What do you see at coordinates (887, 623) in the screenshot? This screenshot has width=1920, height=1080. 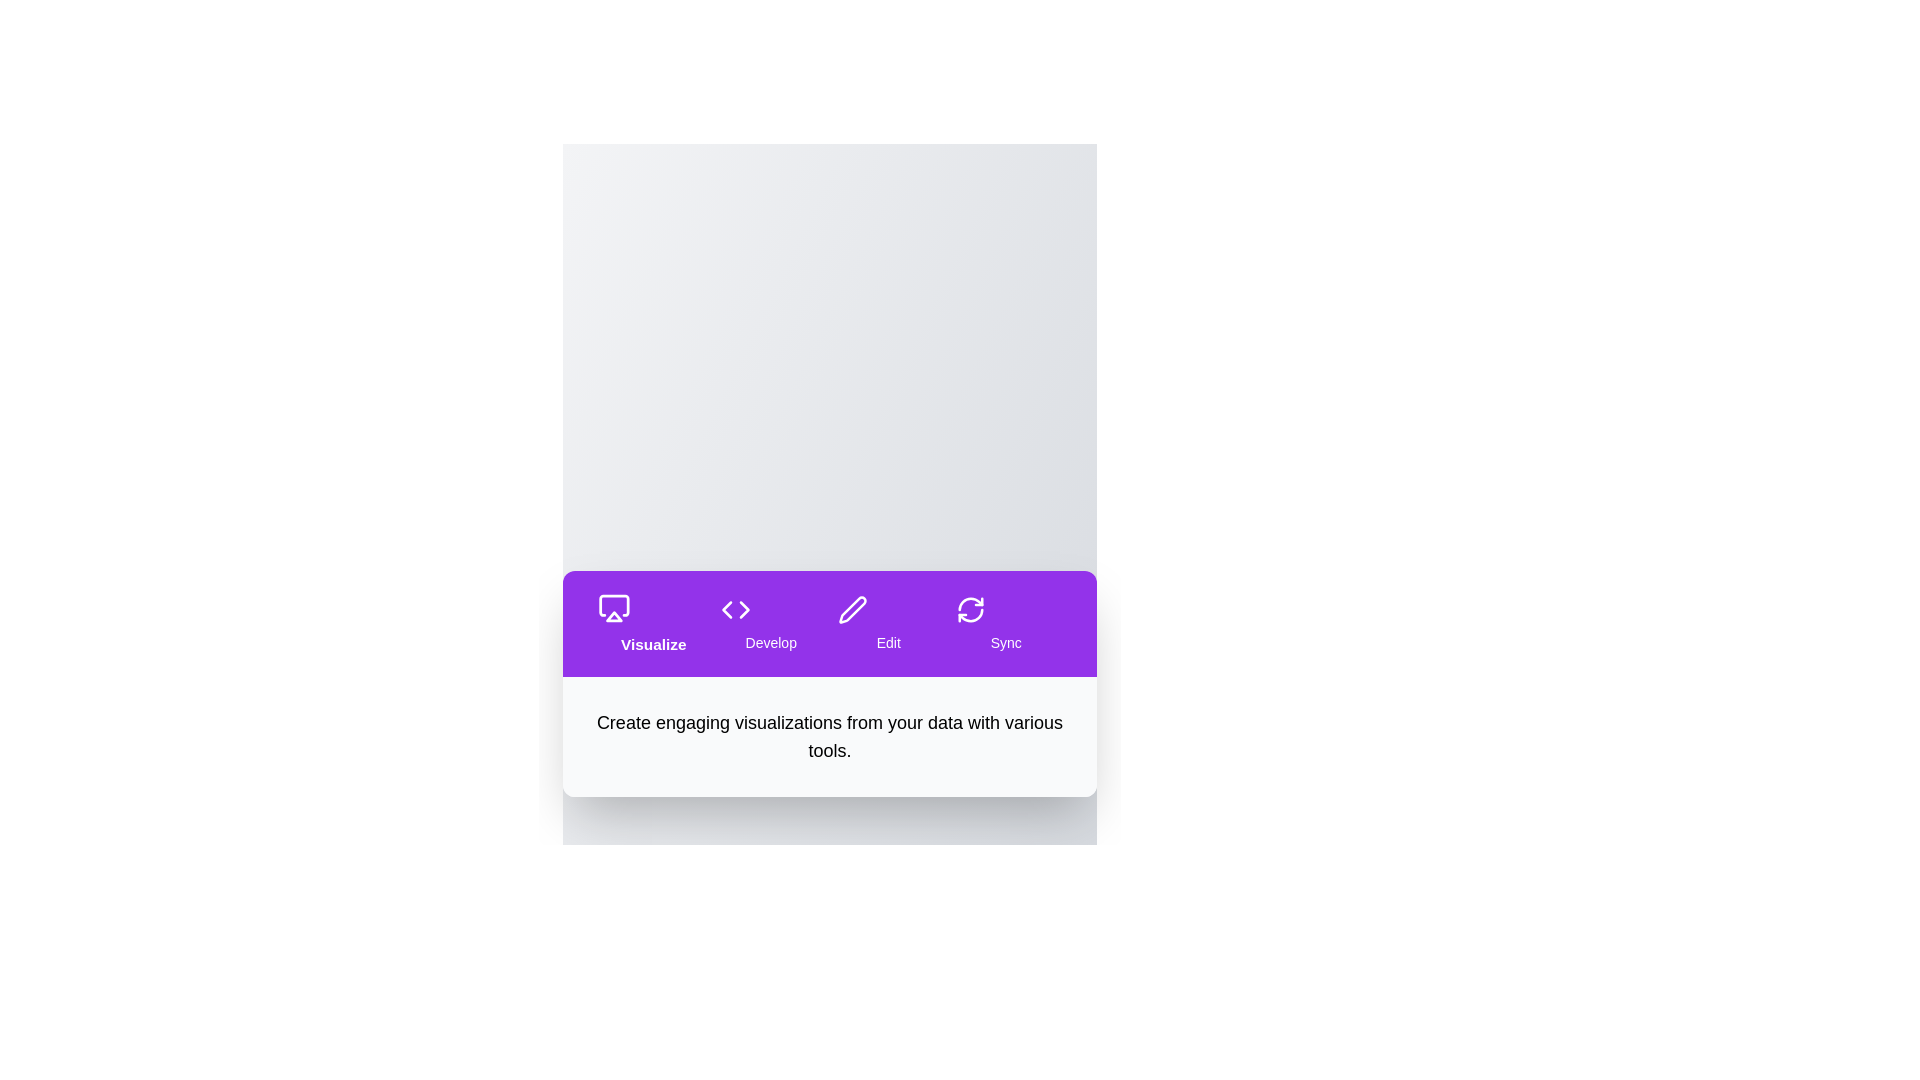 I see `the tab labeled Edit to observe its hover effect` at bounding box center [887, 623].